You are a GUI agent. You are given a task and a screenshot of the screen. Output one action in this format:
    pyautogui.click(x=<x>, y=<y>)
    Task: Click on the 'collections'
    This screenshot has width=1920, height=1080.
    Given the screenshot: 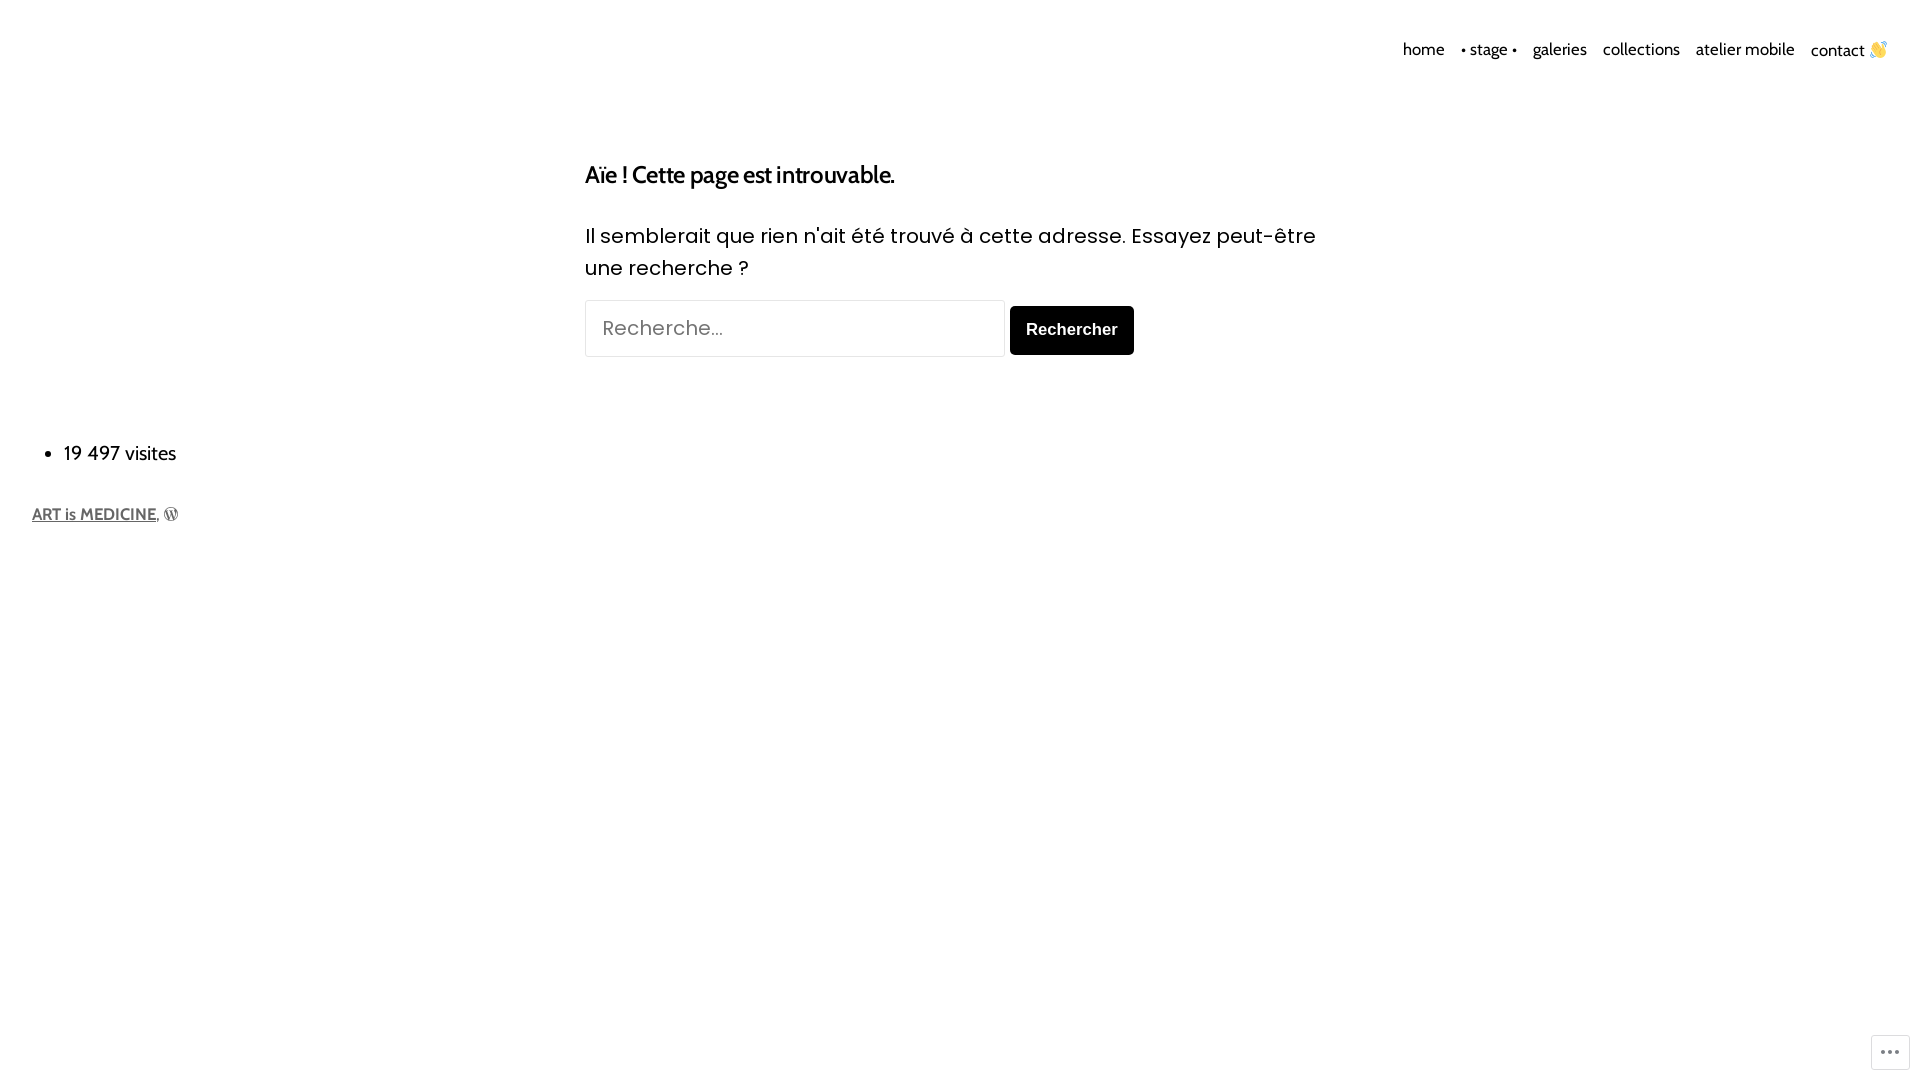 What is the action you would take?
    pyautogui.click(x=1641, y=49)
    